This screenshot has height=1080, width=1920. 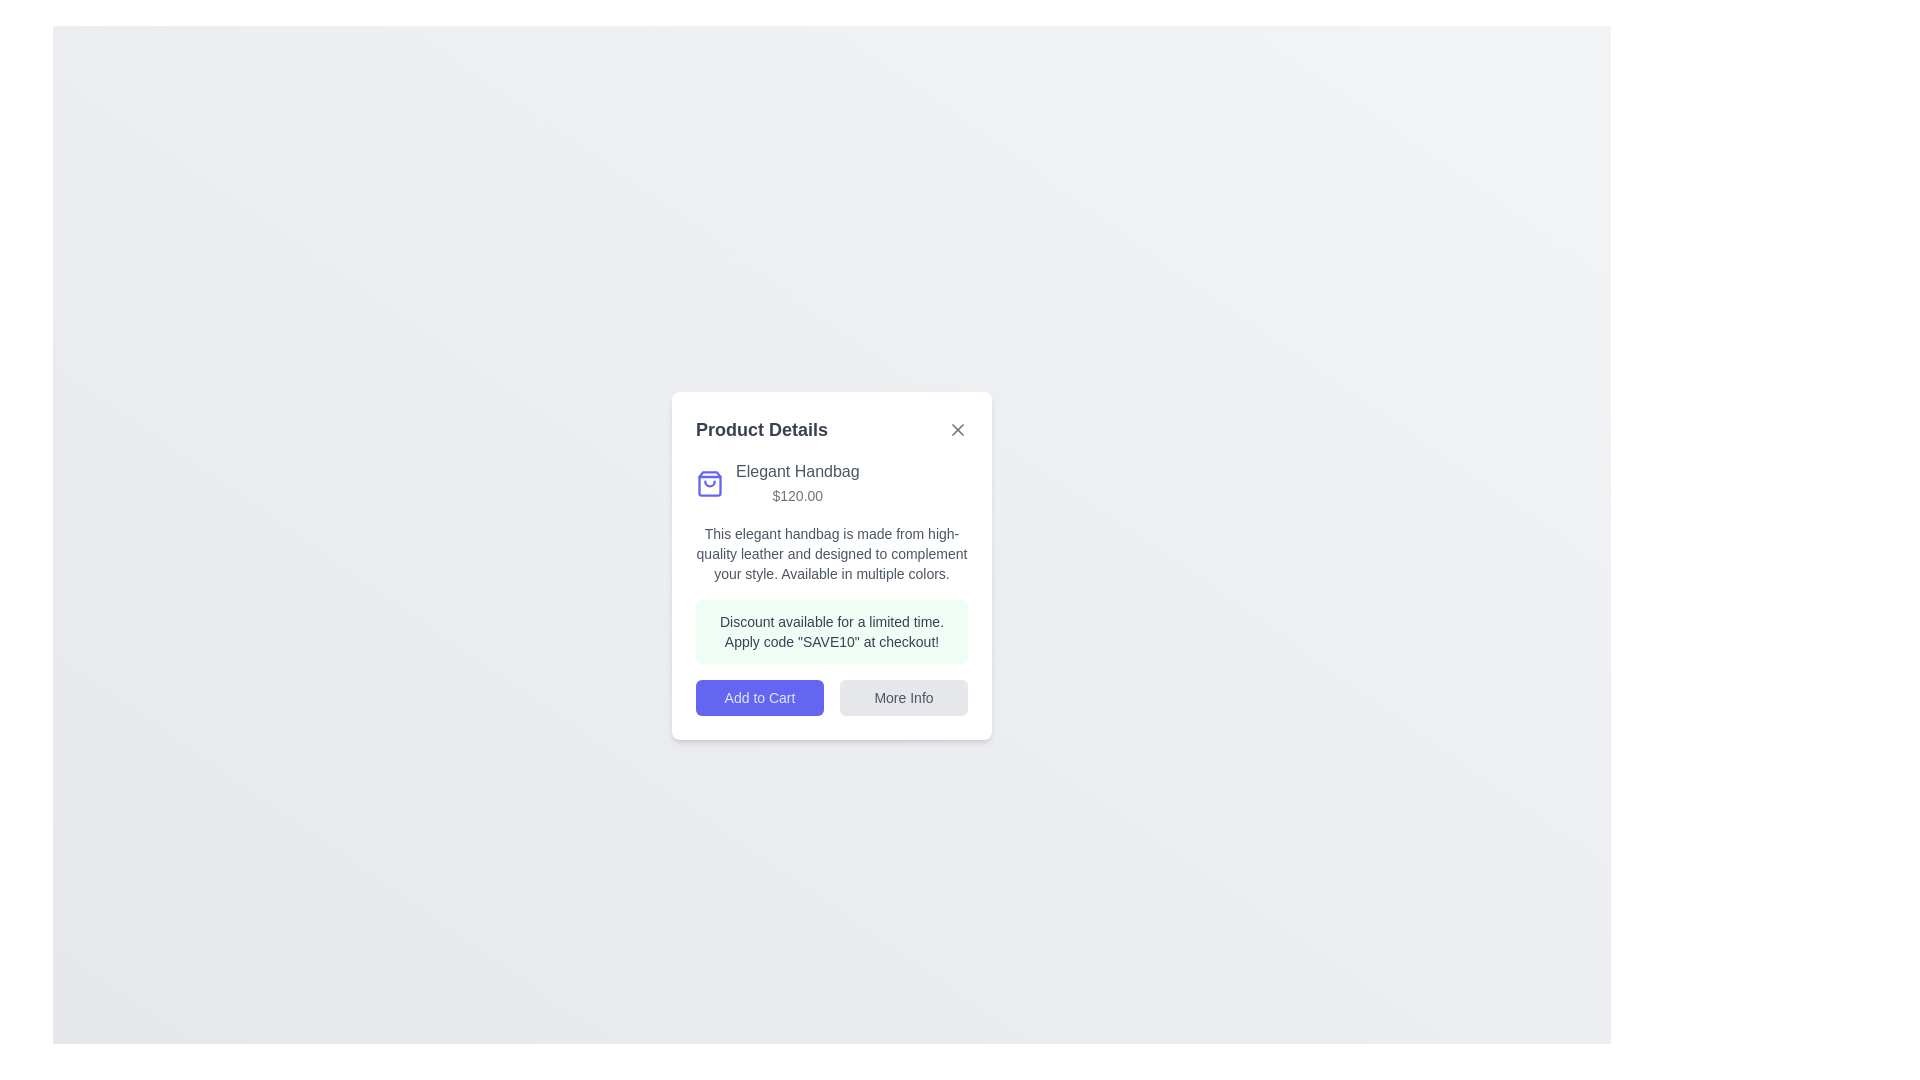 What do you see at coordinates (902, 697) in the screenshot?
I see `the 'More Info' button, which has a light gray background and is located in the lower-right section of a modal, adjacent to the 'Add to Cart' button` at bounding box center [902, 697].